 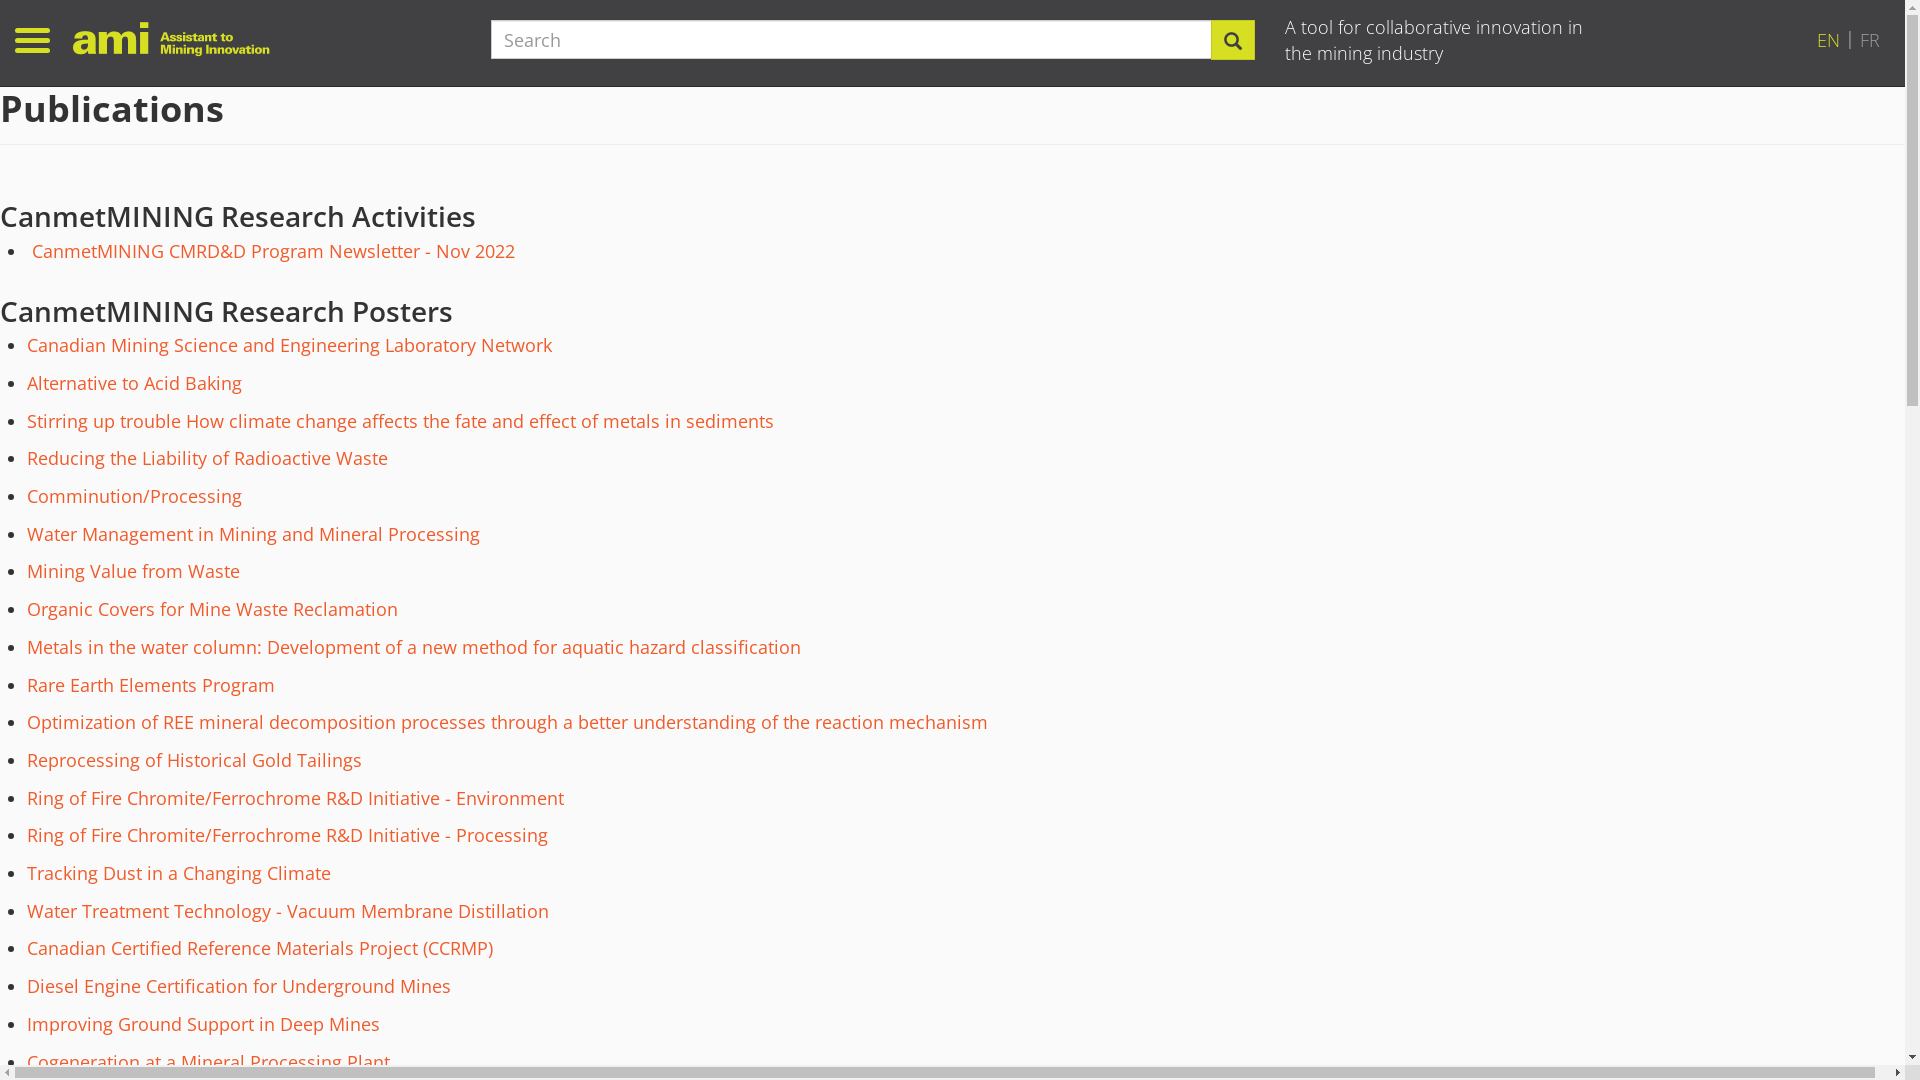 What do you see at coordinates (178, 871) in the screenshot?
I see `'Tracking Dust in a Changing Climate'` at bounding box center [178, 871].